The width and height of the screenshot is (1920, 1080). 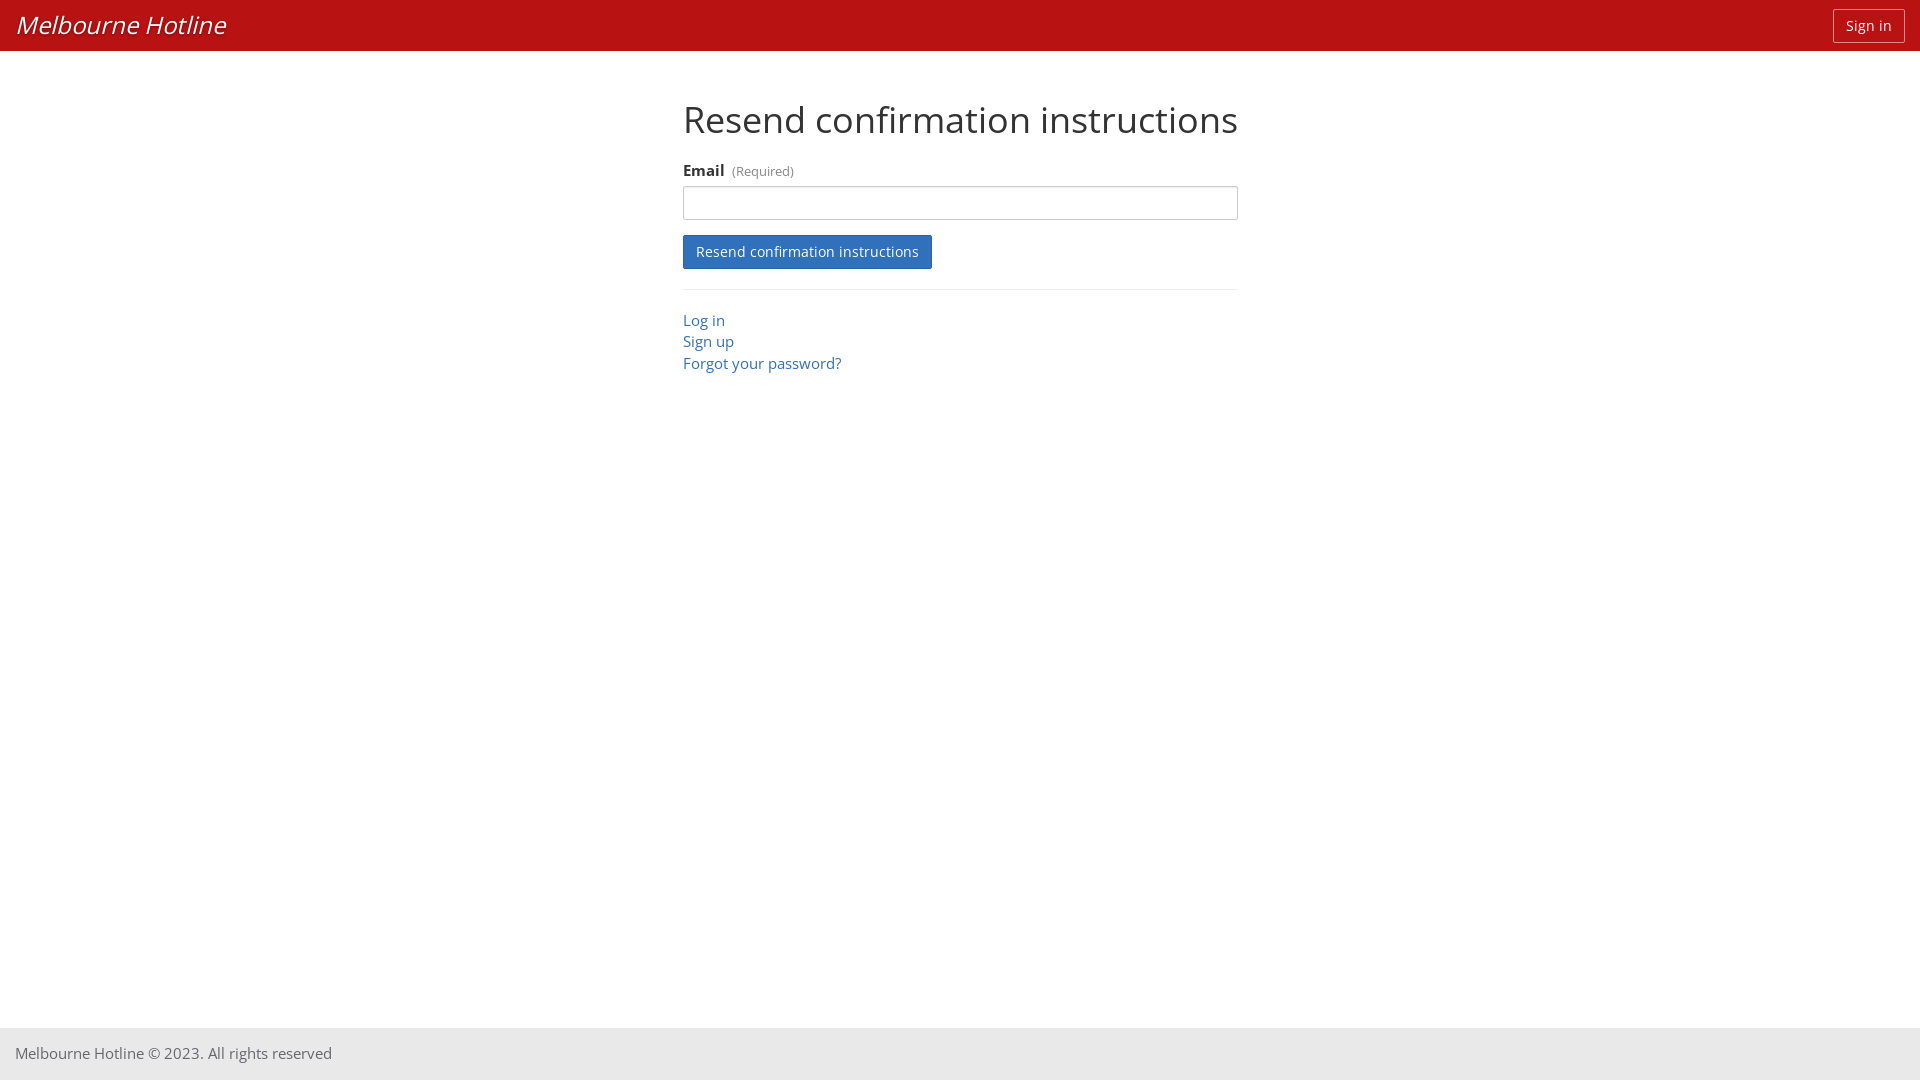 What do you see at coordinates (1833, 26) in the screenshot?
I see `'Sign in'` at bounding box center [1833, 26].